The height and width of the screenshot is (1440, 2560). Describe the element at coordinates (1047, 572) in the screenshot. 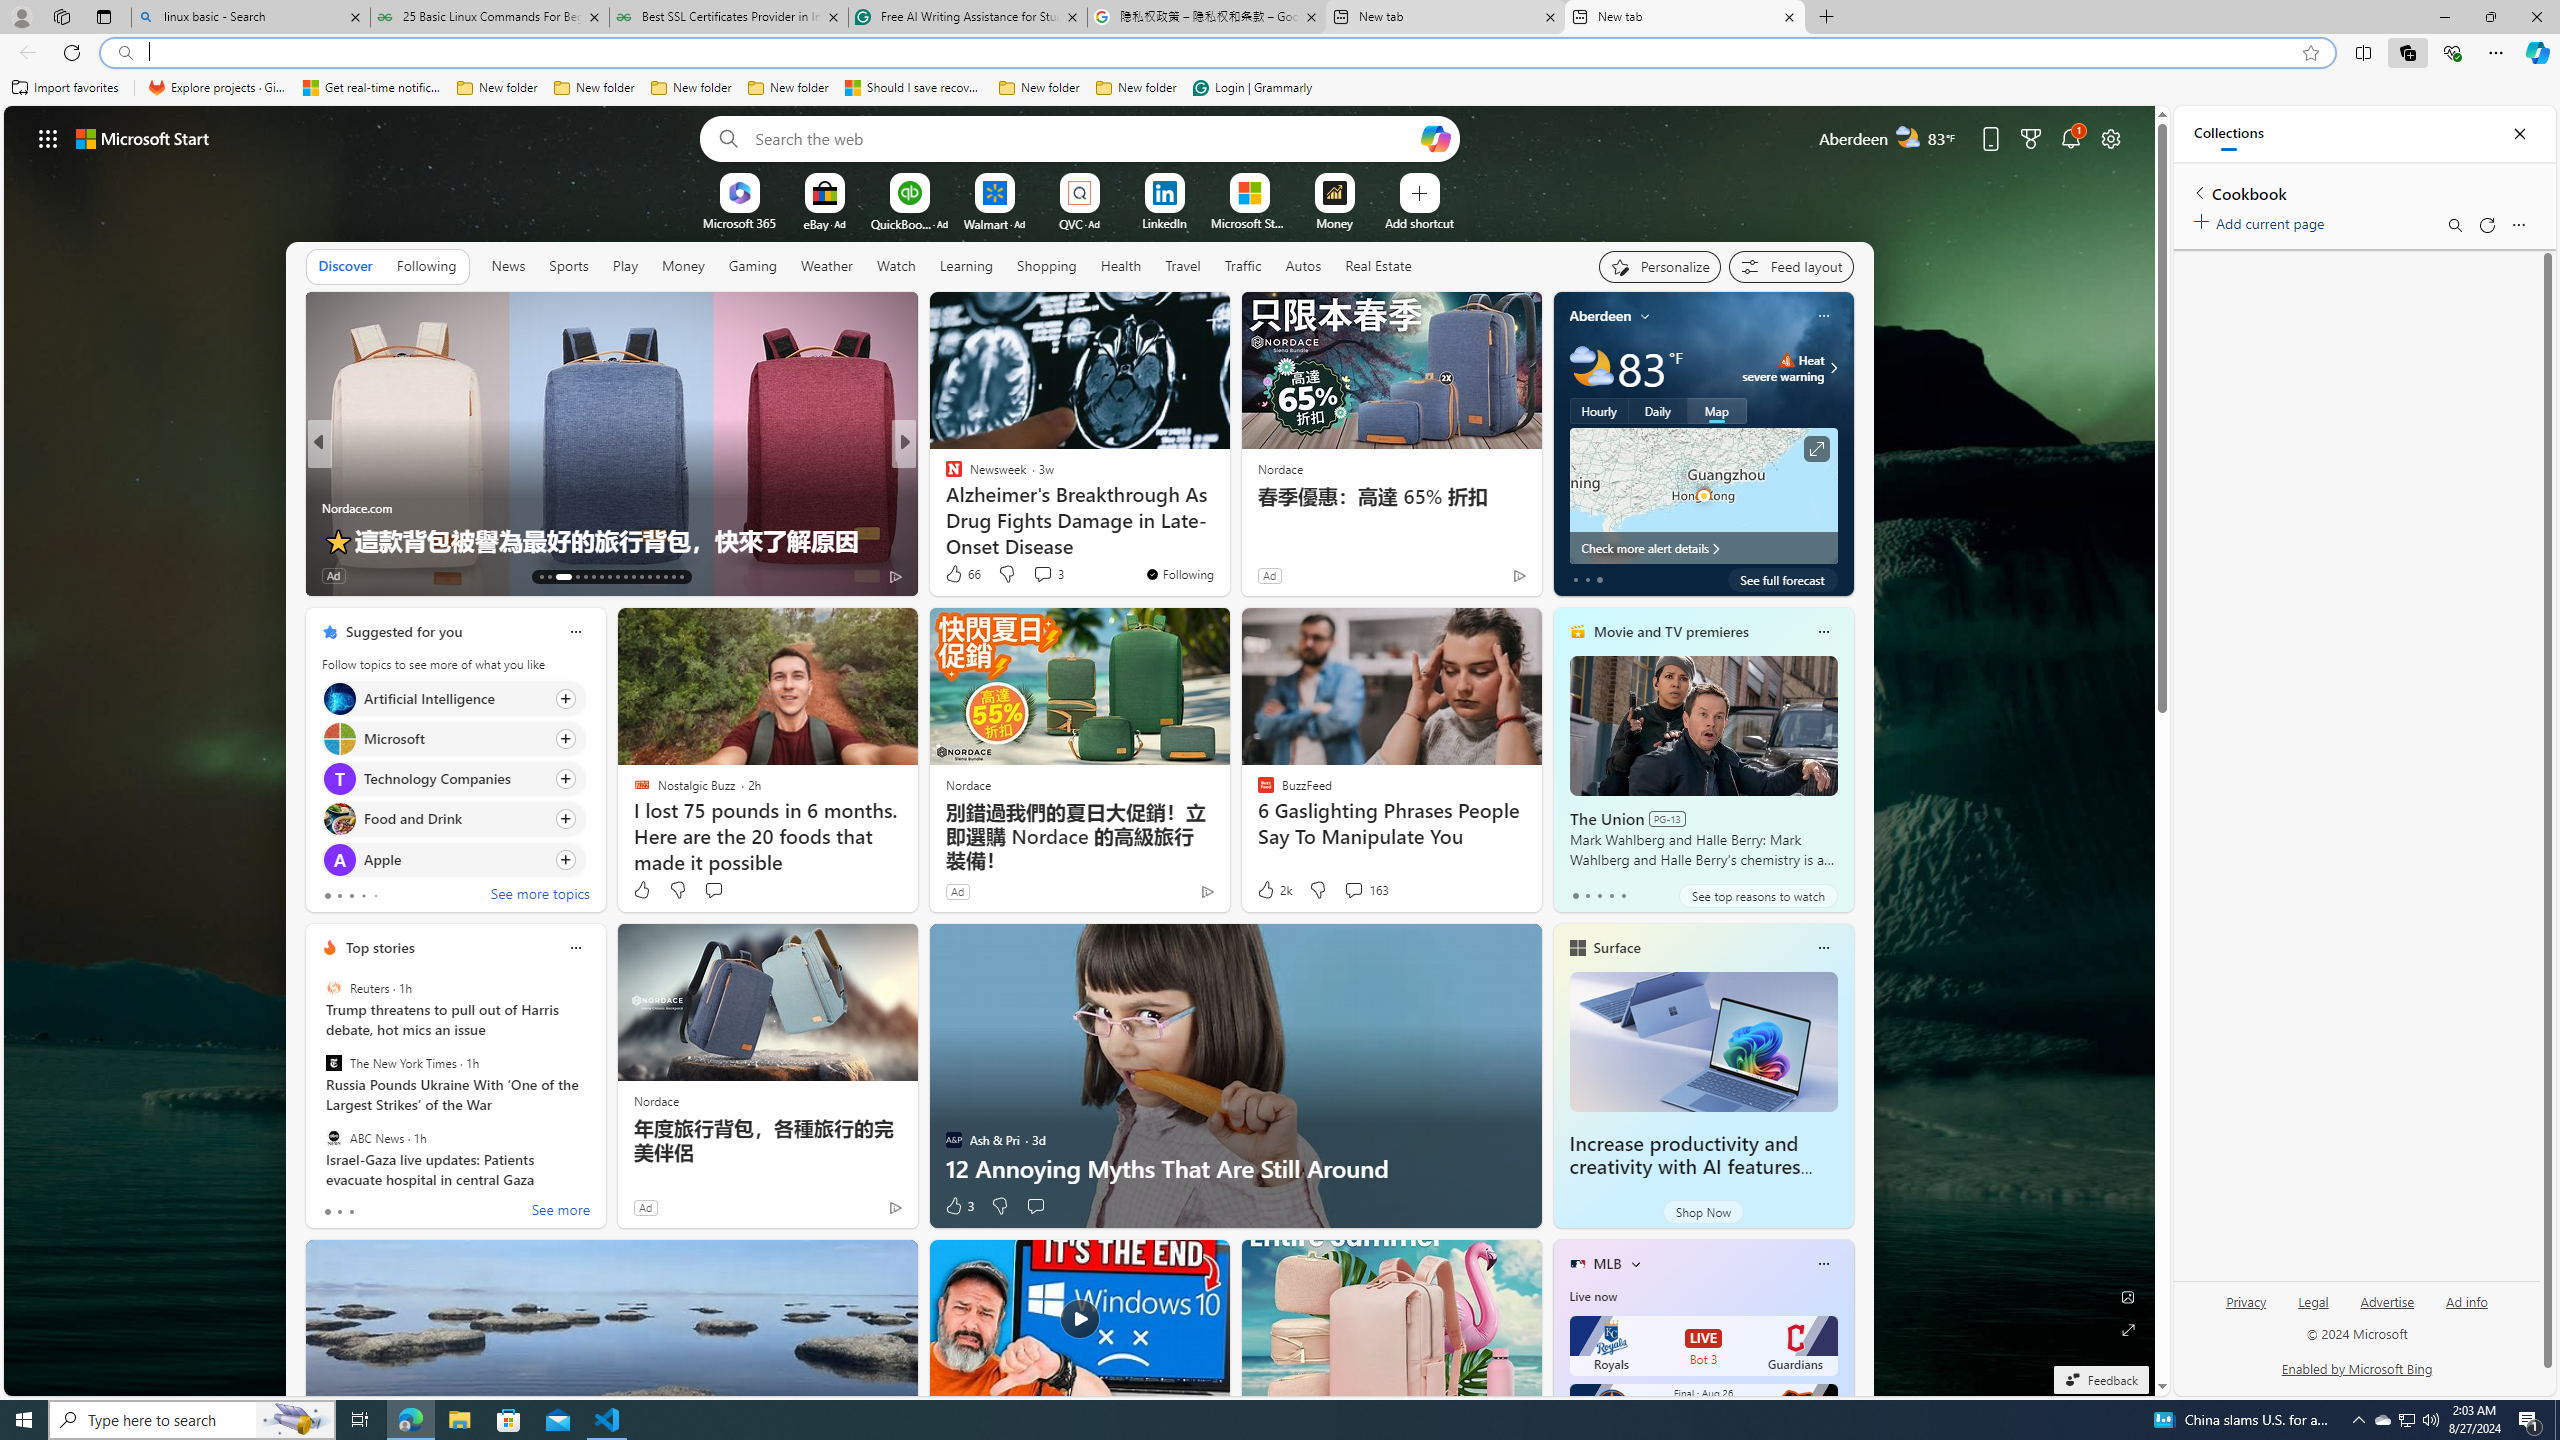

I see `'View comments 3 Comment'` at that location.